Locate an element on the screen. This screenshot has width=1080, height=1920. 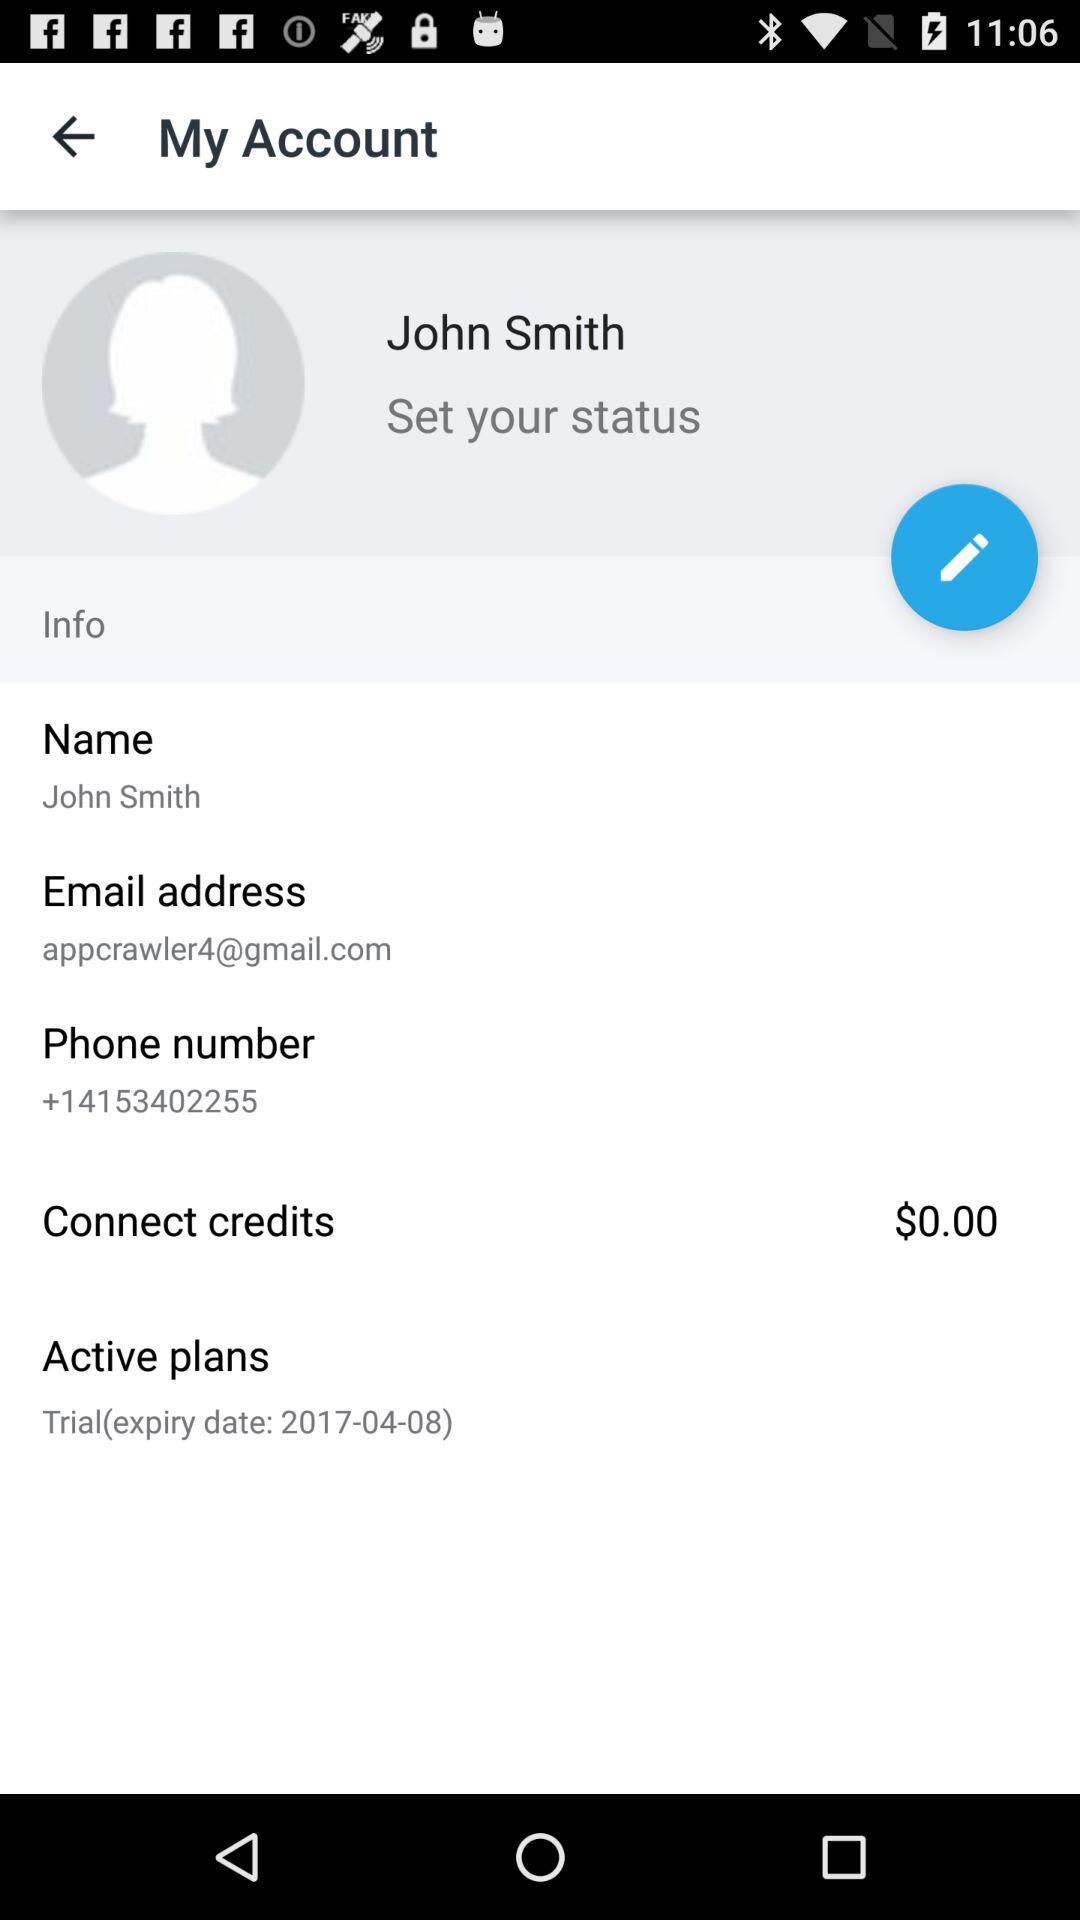
item to the left of my account item is located at coordinates (72, 135).